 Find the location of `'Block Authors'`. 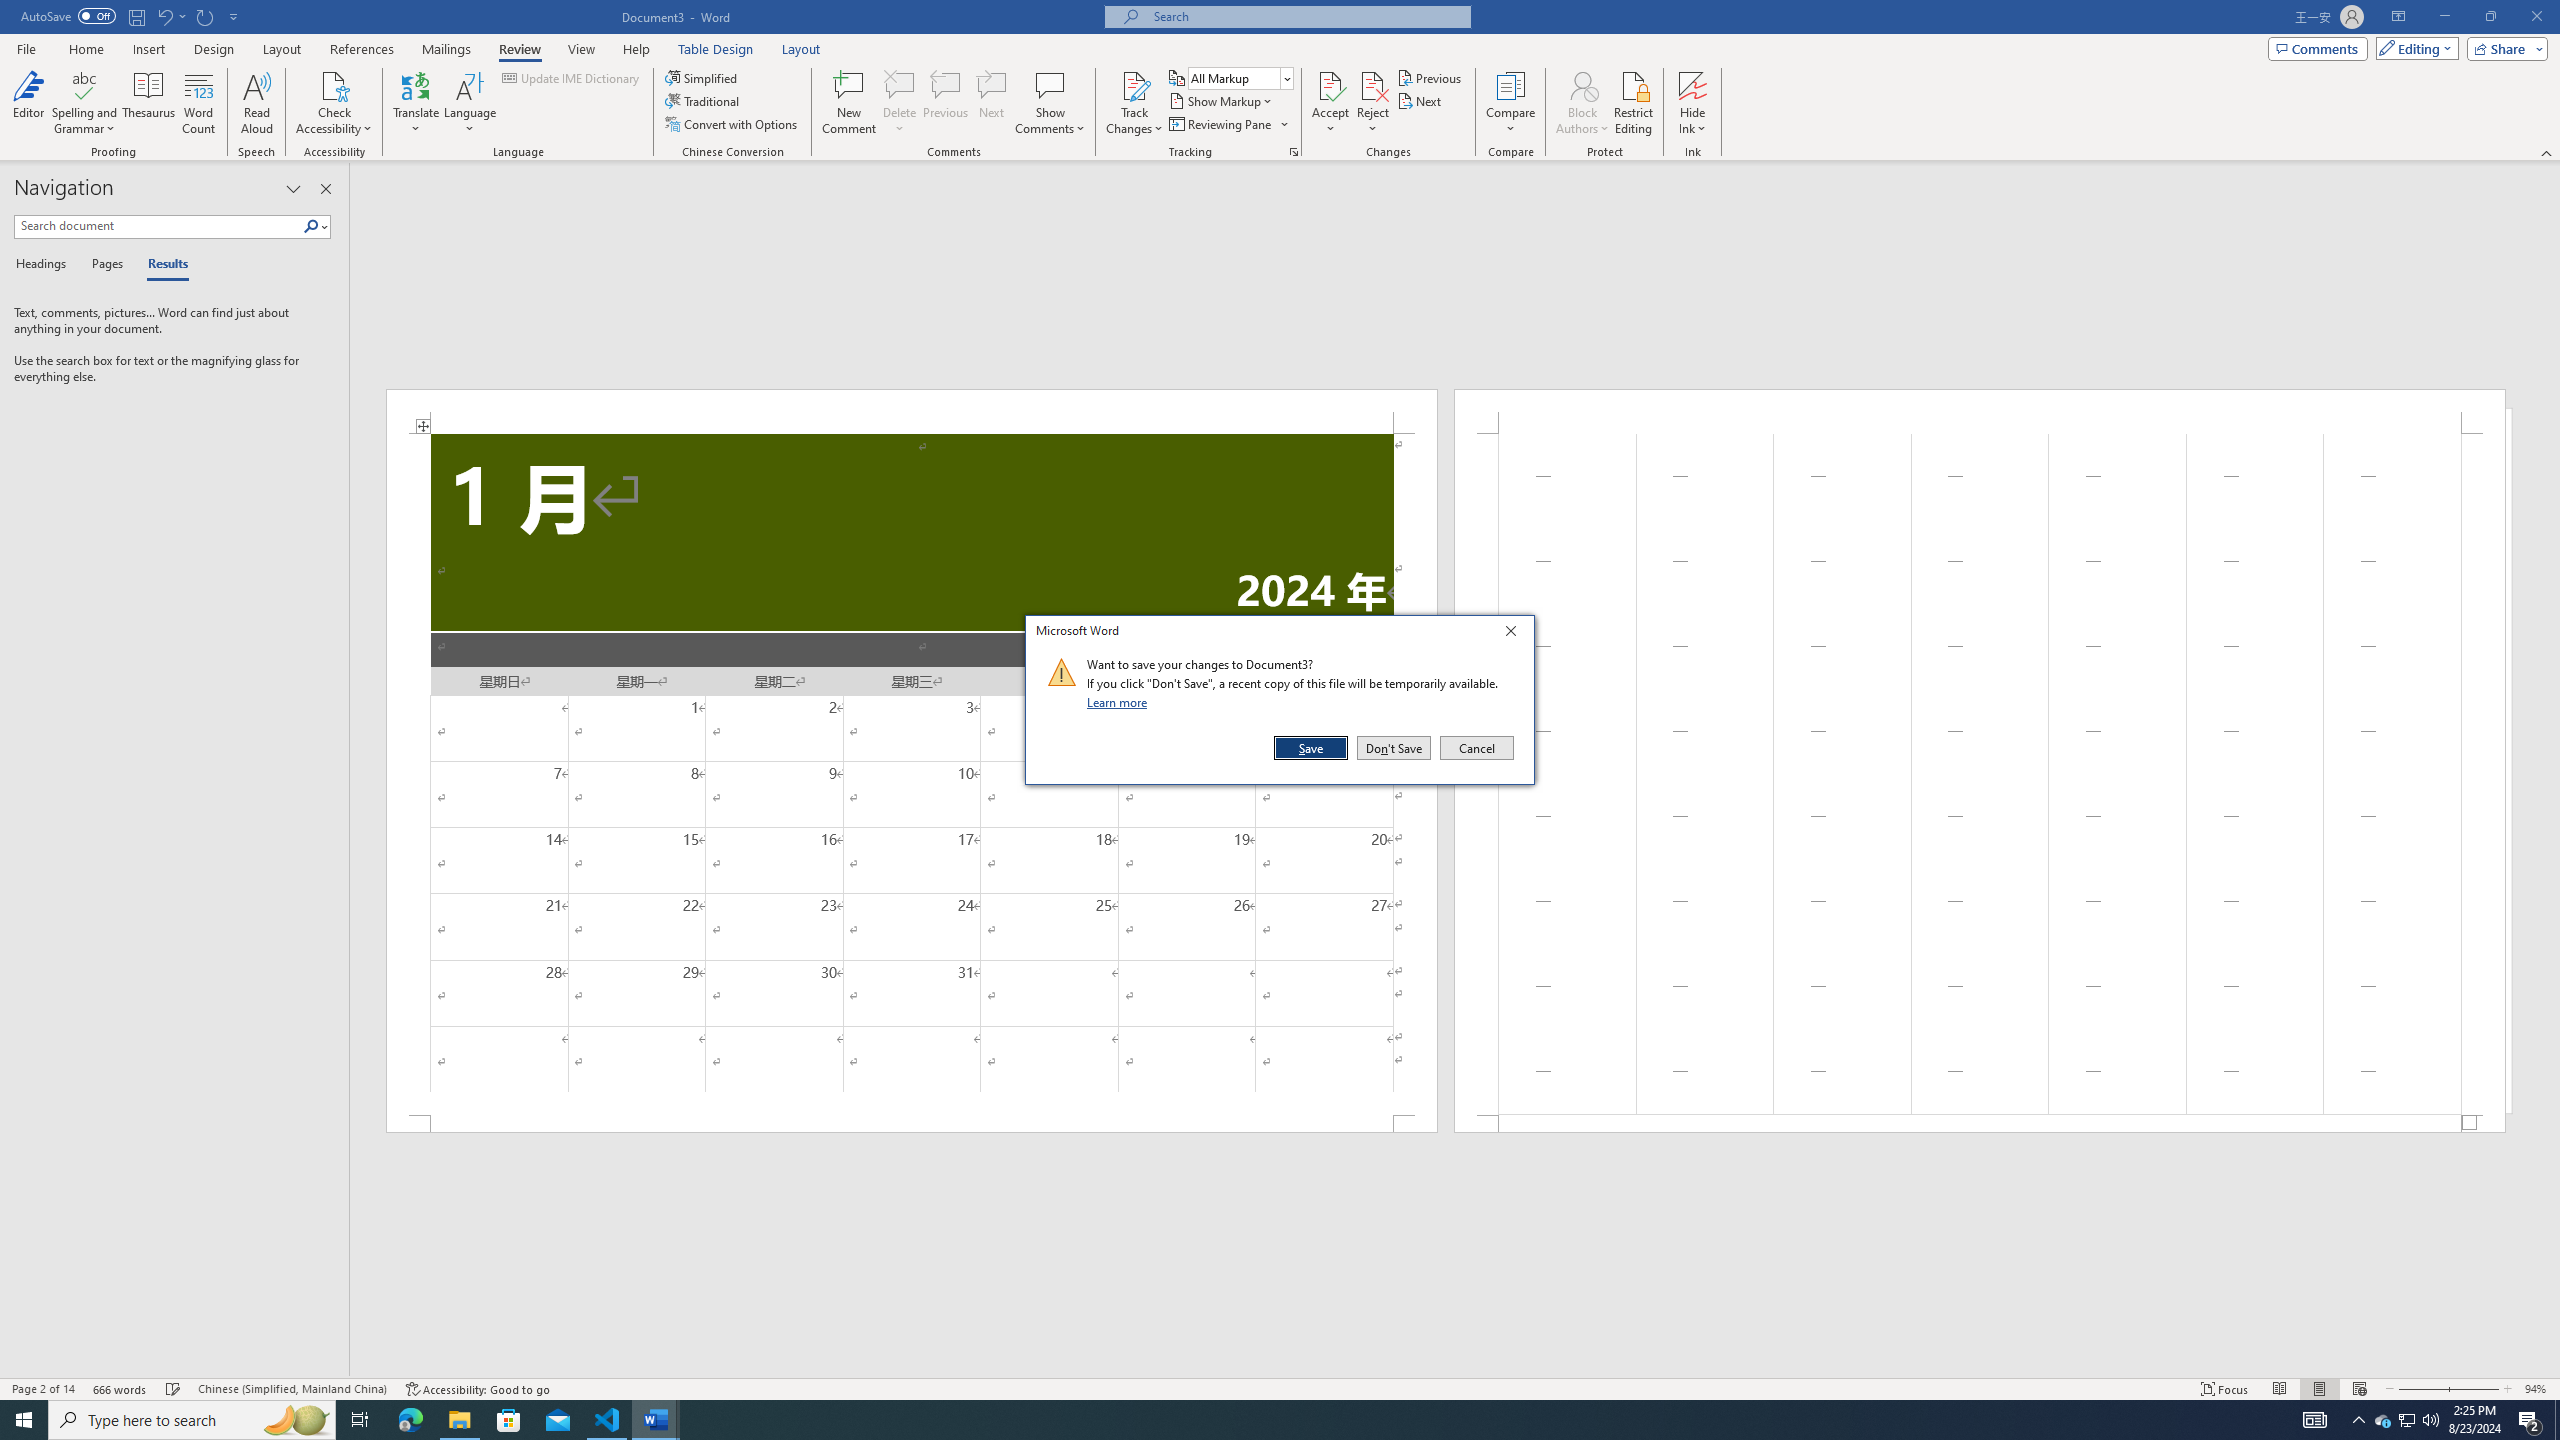

'Block Authors' is located at coordinates (1582, 84).